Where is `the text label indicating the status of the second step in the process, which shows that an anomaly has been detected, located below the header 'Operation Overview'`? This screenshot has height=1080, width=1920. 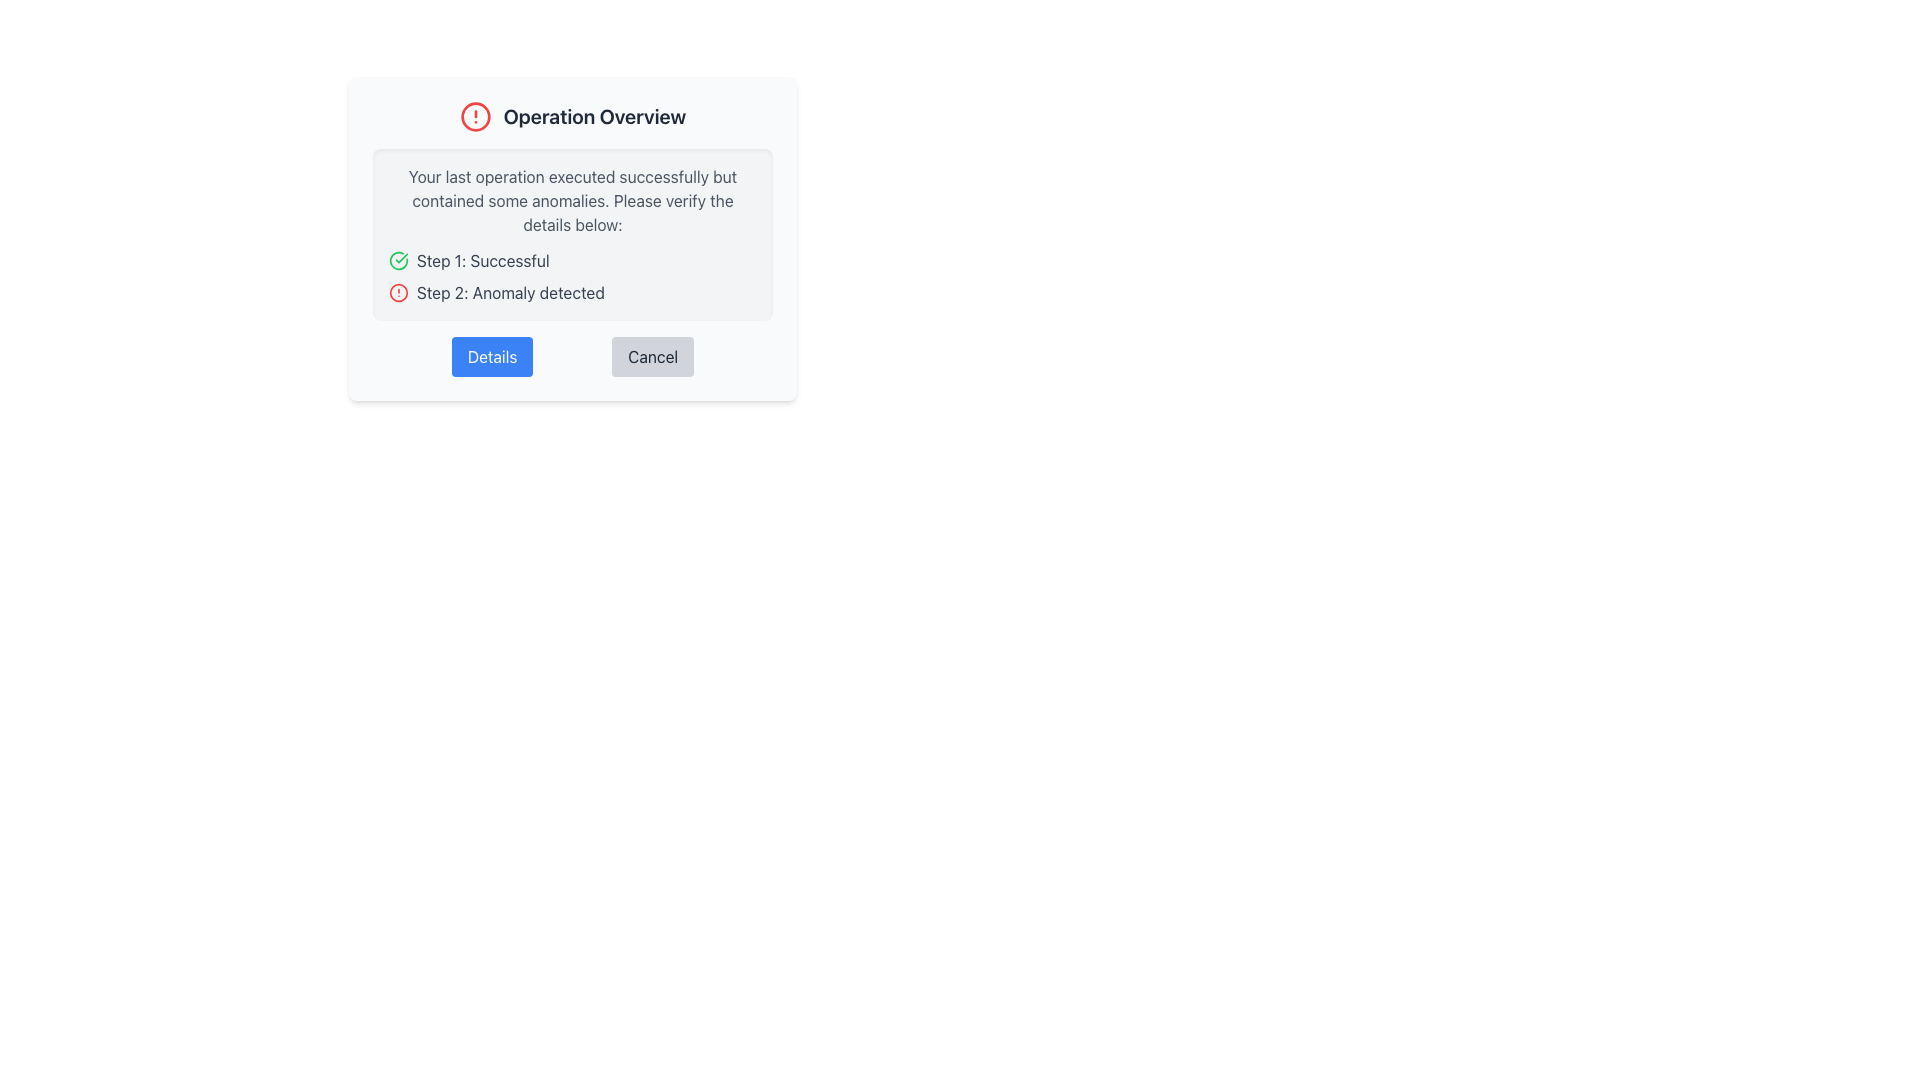
the text label indicating the status of the second step in the process, which shows that an anomaly has been detected, located below the header 'Operation Overview' is located at coordinates (510, 293).